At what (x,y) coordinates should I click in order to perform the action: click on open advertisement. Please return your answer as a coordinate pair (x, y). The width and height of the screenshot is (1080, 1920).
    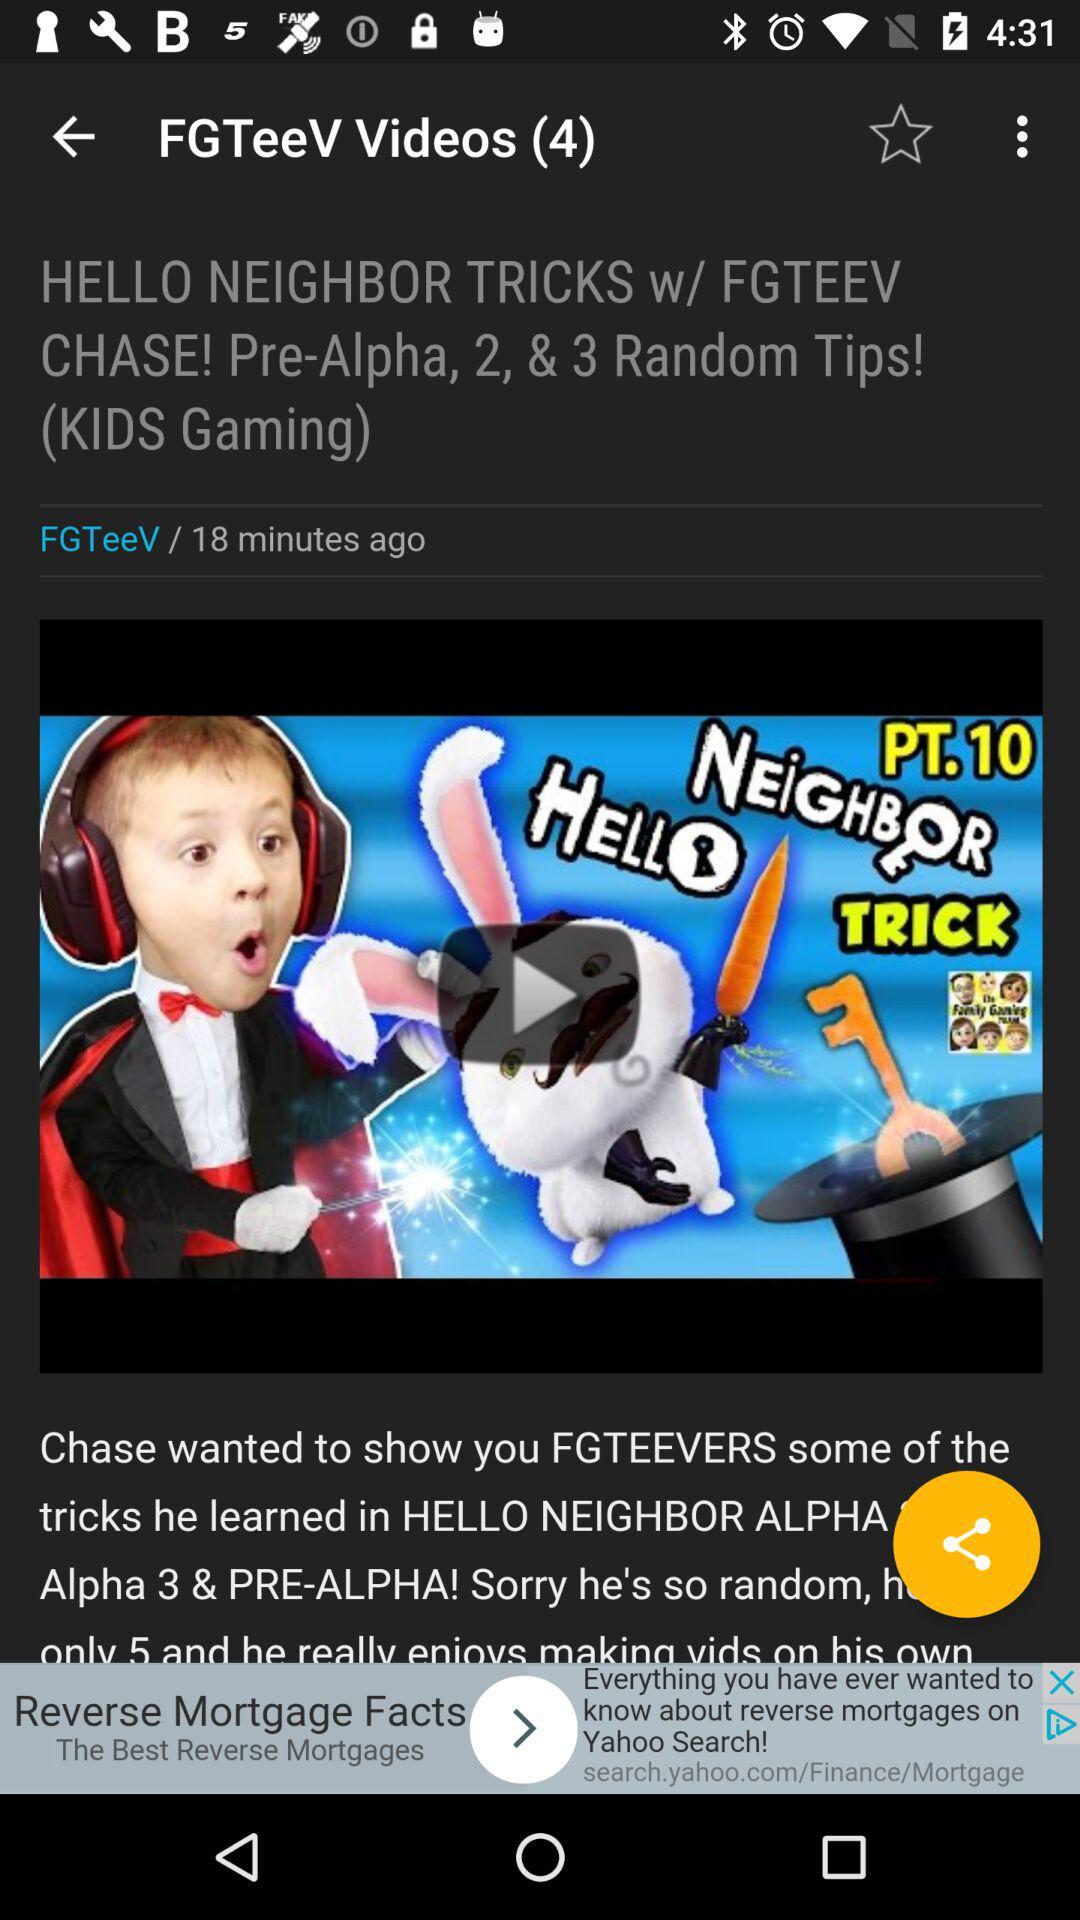
    Looking at the image, I should click on (540, 1727).